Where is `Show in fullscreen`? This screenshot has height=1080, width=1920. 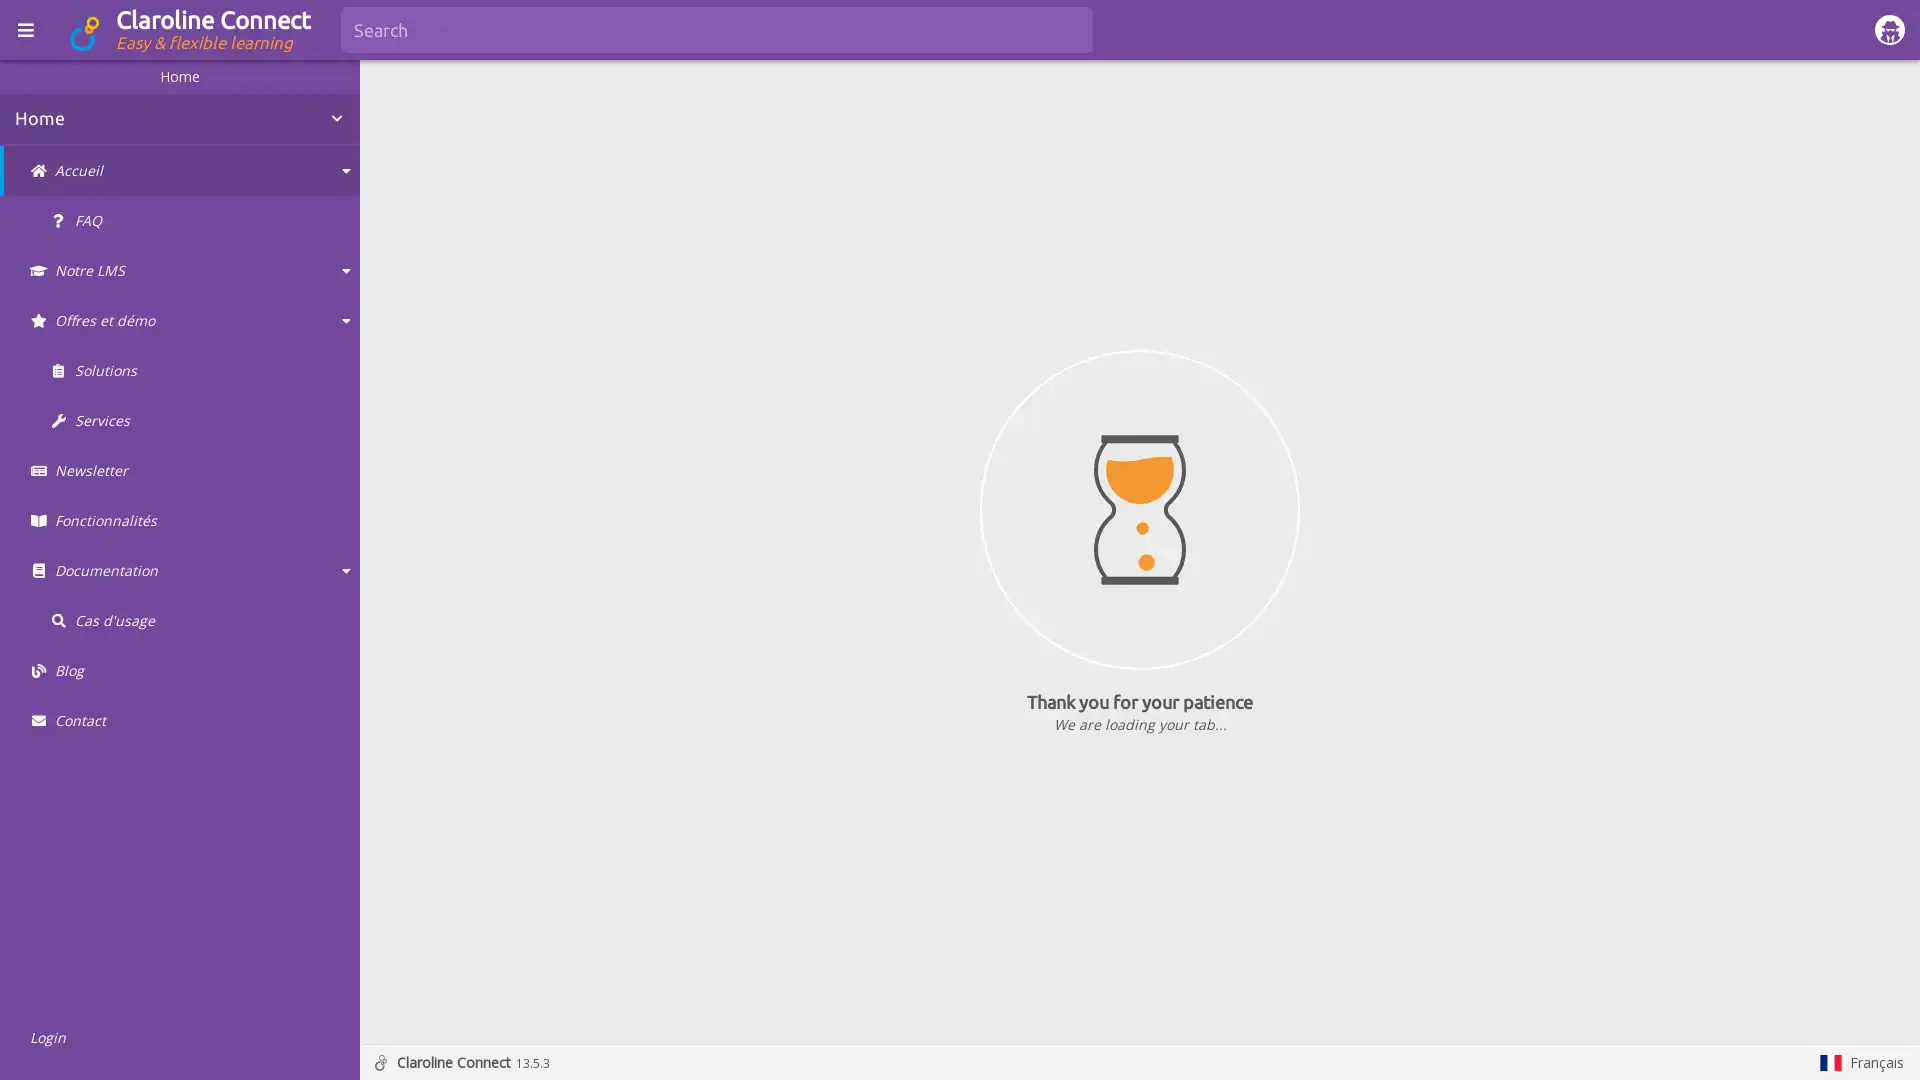
Show in fullscreen is located at coordinates (1830, 353).